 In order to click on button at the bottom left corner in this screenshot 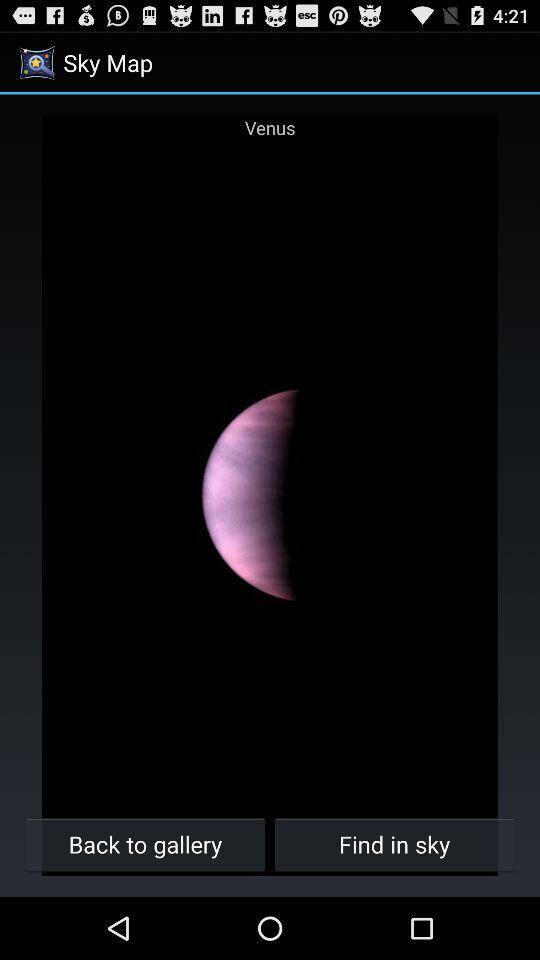, I will do `click(144, 843)`.